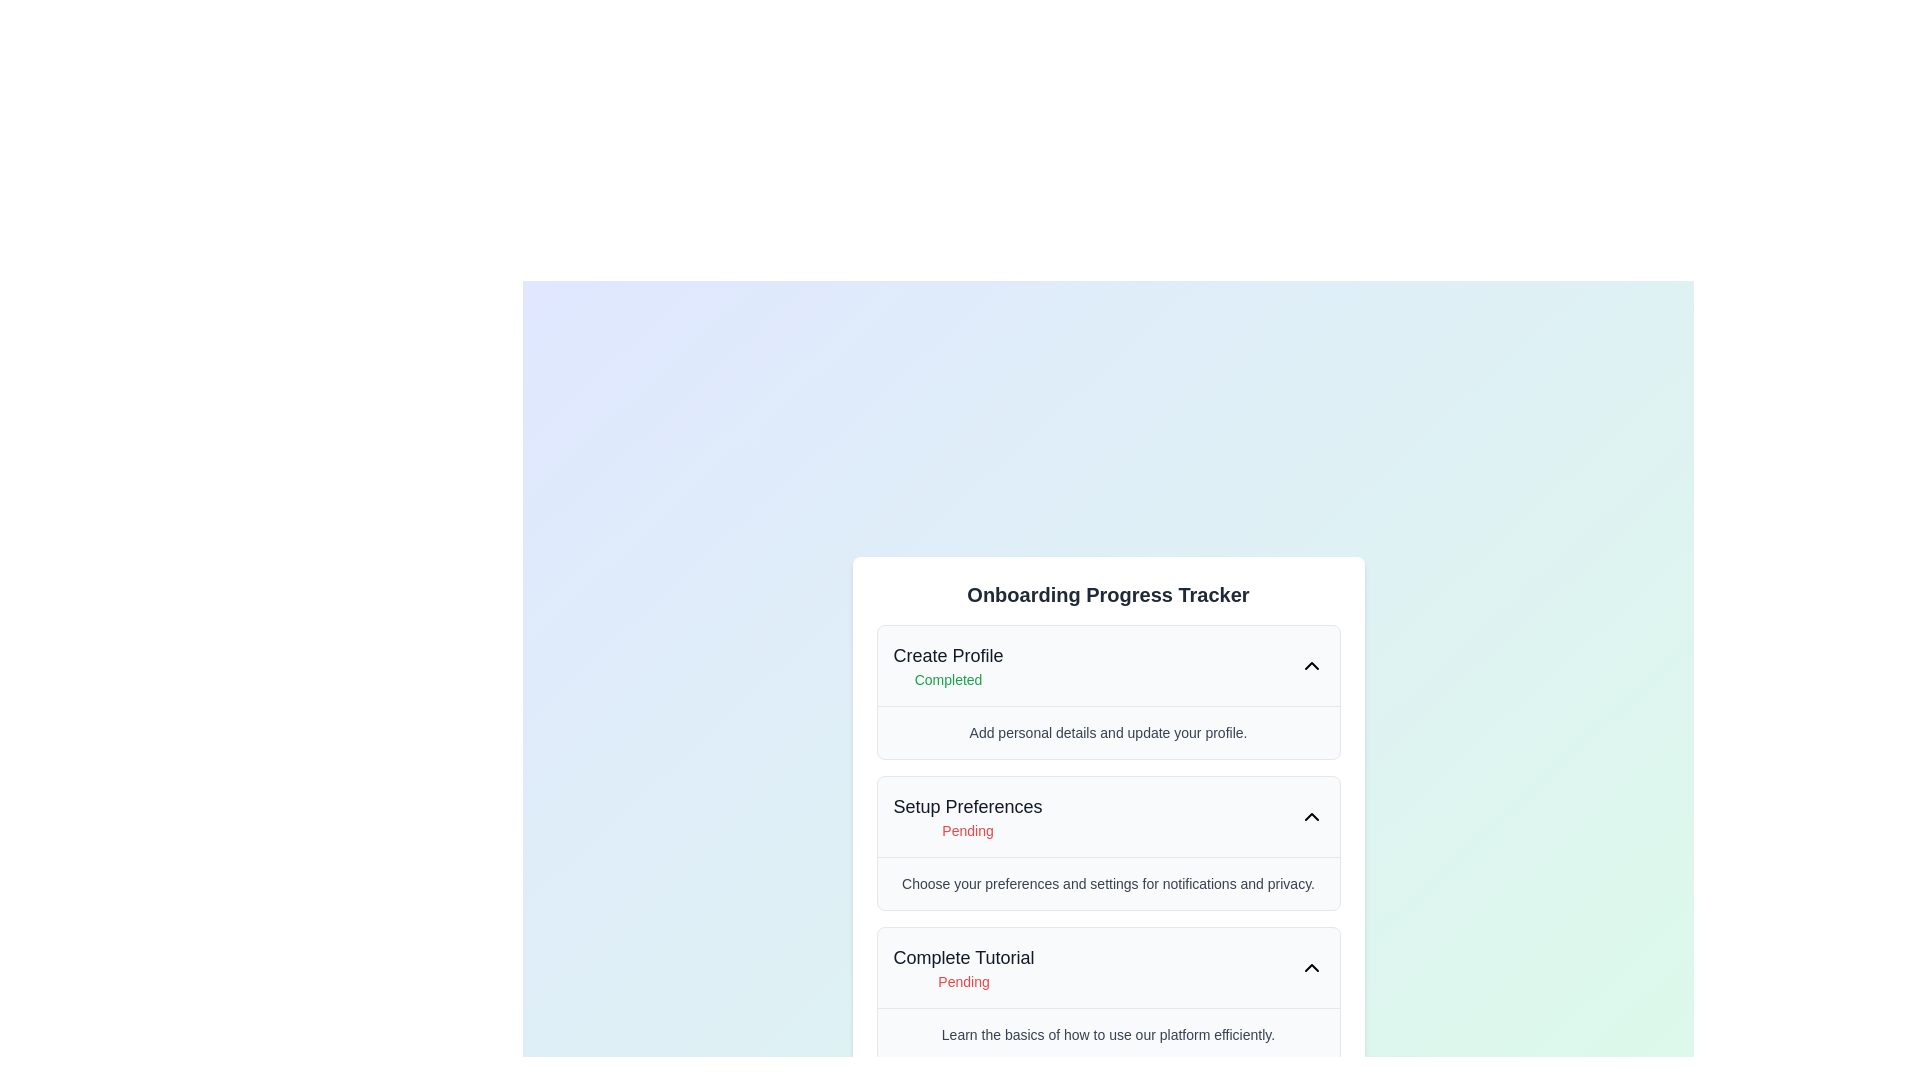  Describe the element at coordinates (1107, 843) in the screenshot. I see `the status area of the 'Setup Preferences' Task Card located within the 'Onboarding Progress Tracker', which is the second task item in the vertical sequence` at that location.